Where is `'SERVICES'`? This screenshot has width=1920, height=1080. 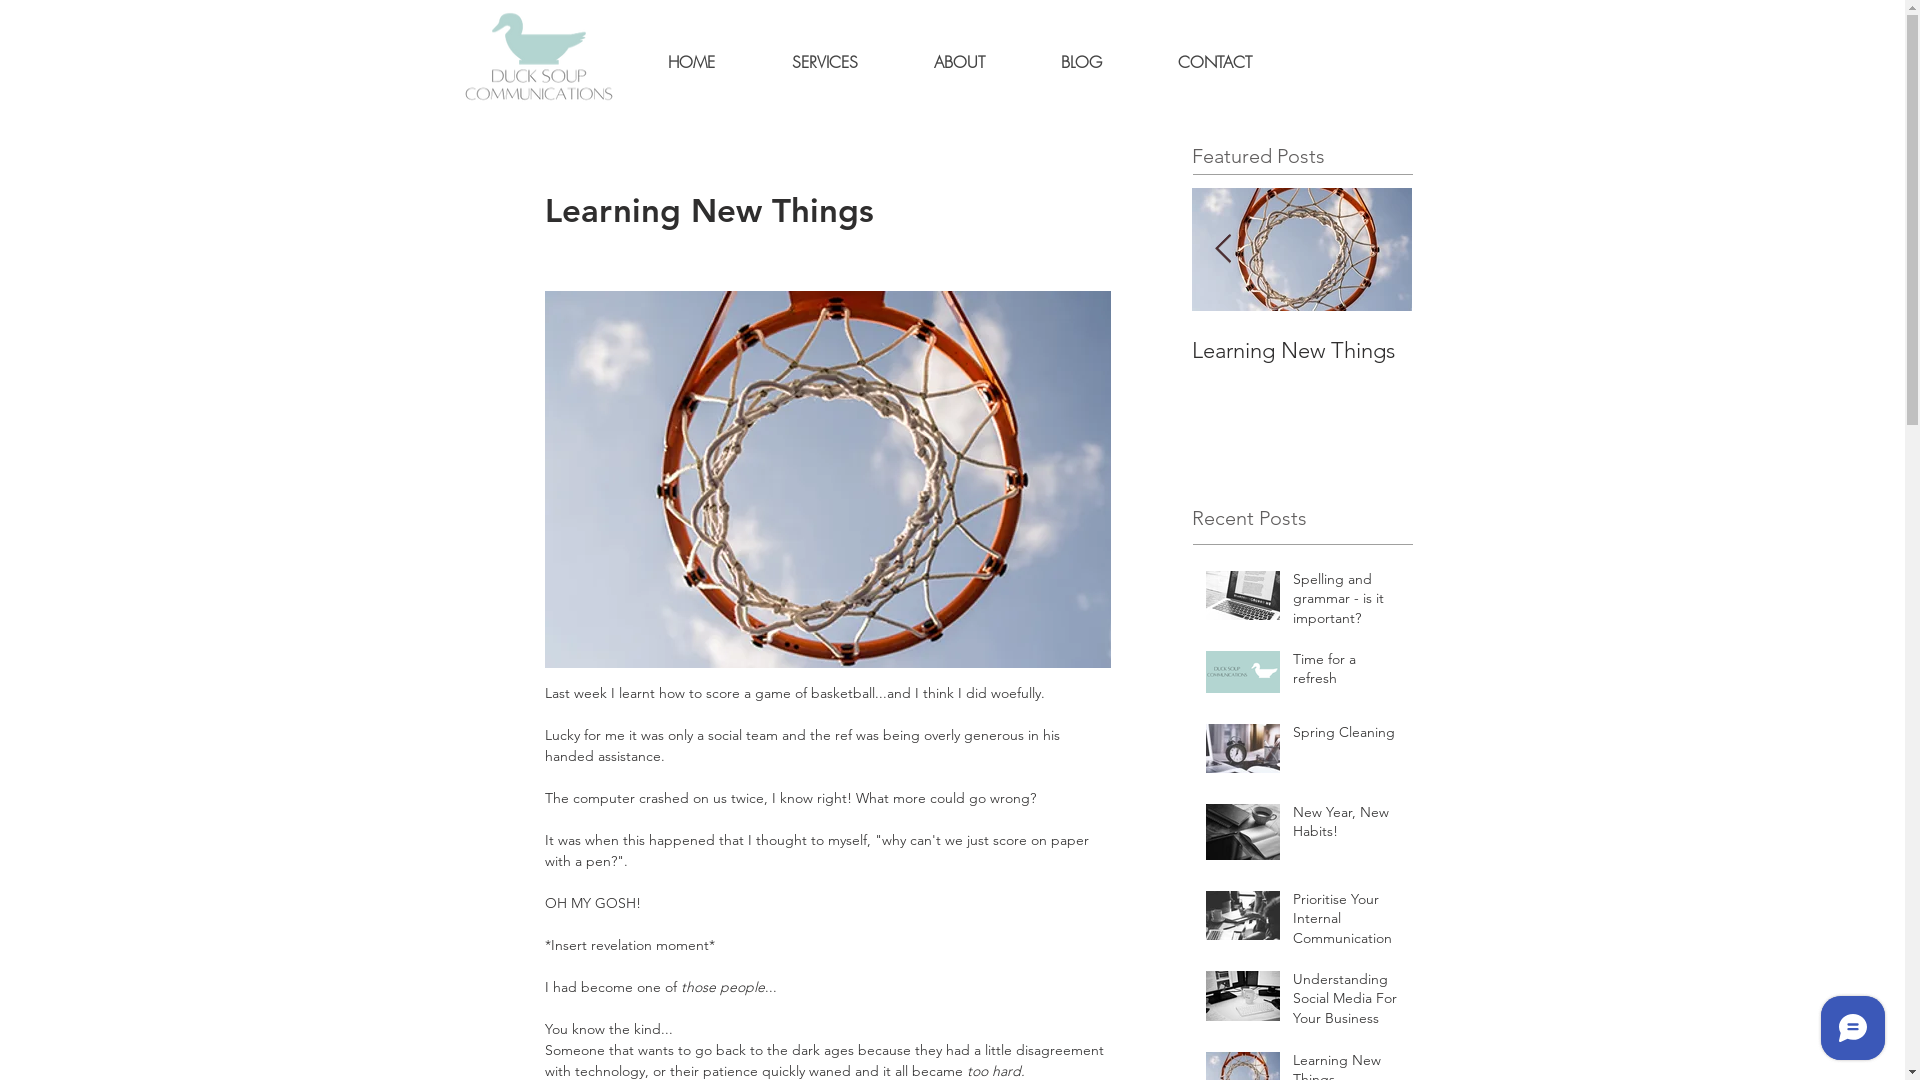 'SERVICES' is located at coordinates (825, 61).